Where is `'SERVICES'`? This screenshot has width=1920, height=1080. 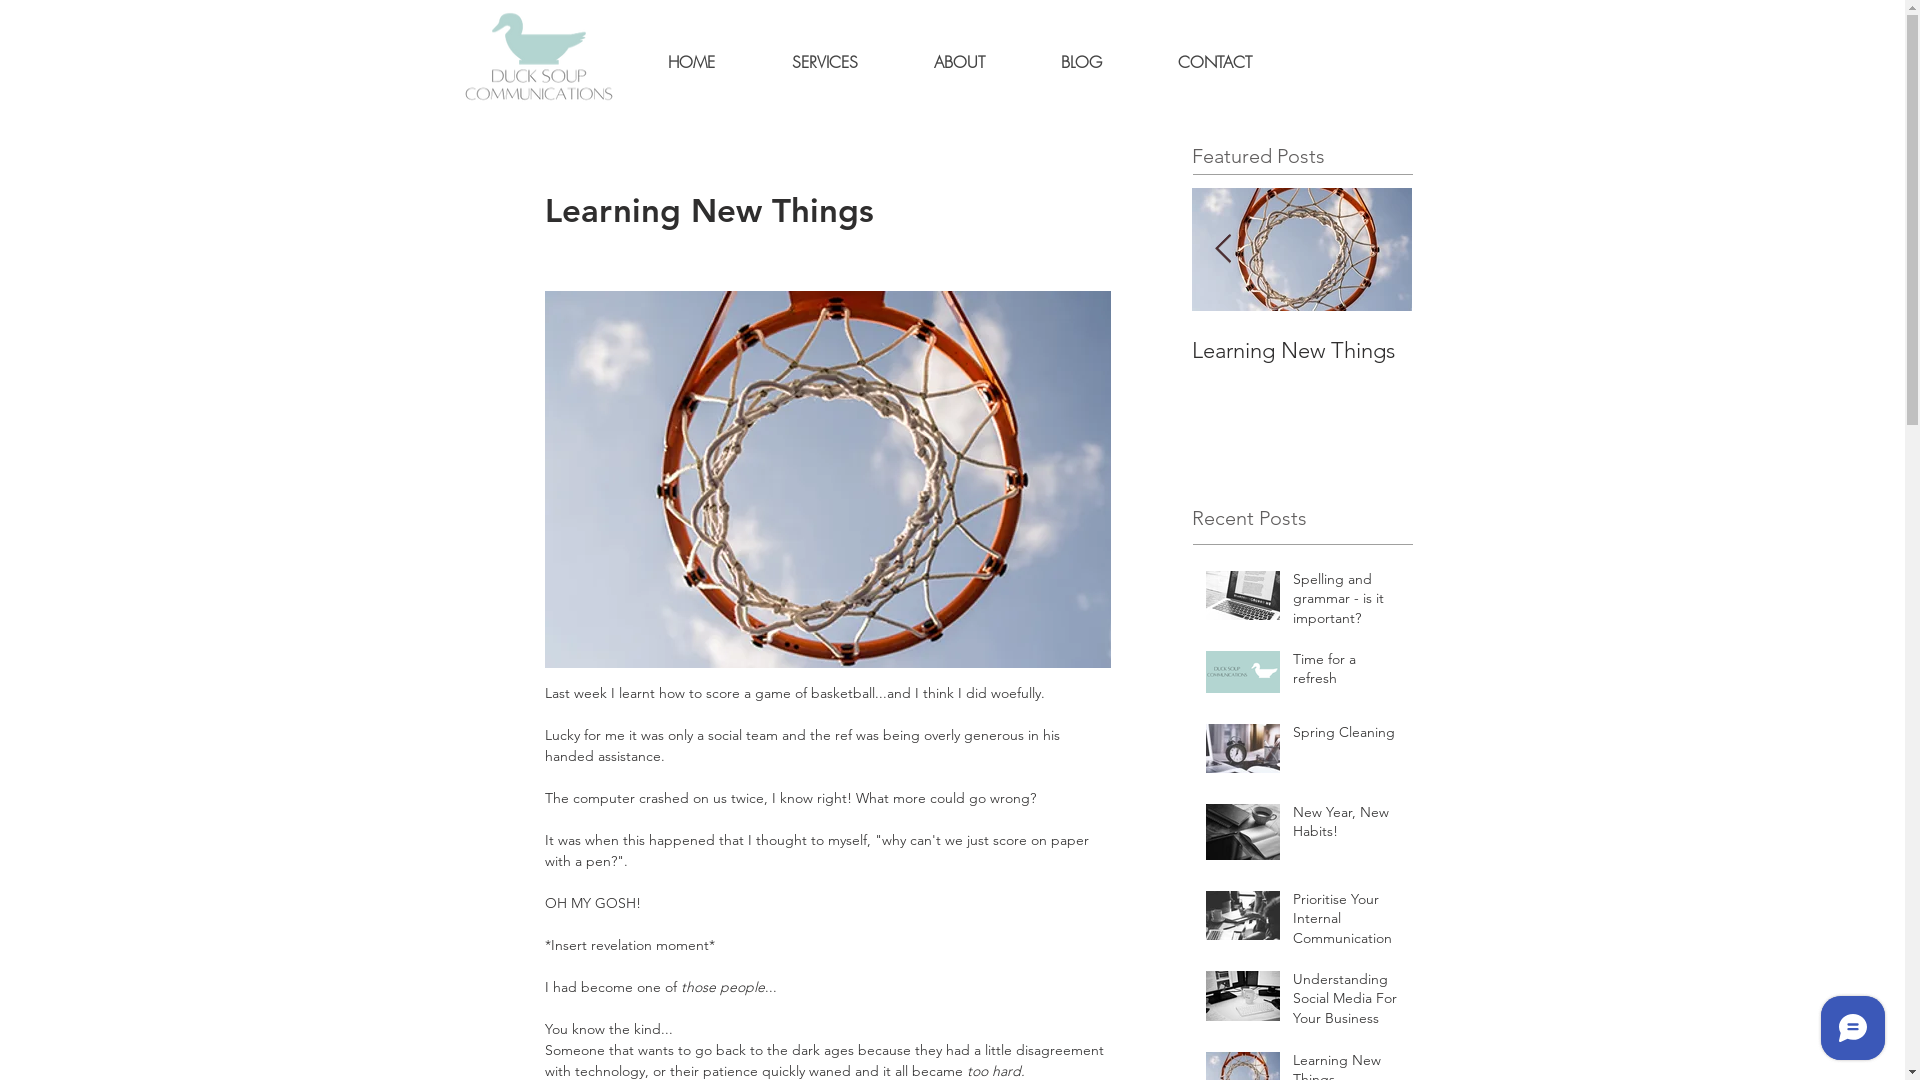 'SERVICES' is located at coordinates (825, 61).